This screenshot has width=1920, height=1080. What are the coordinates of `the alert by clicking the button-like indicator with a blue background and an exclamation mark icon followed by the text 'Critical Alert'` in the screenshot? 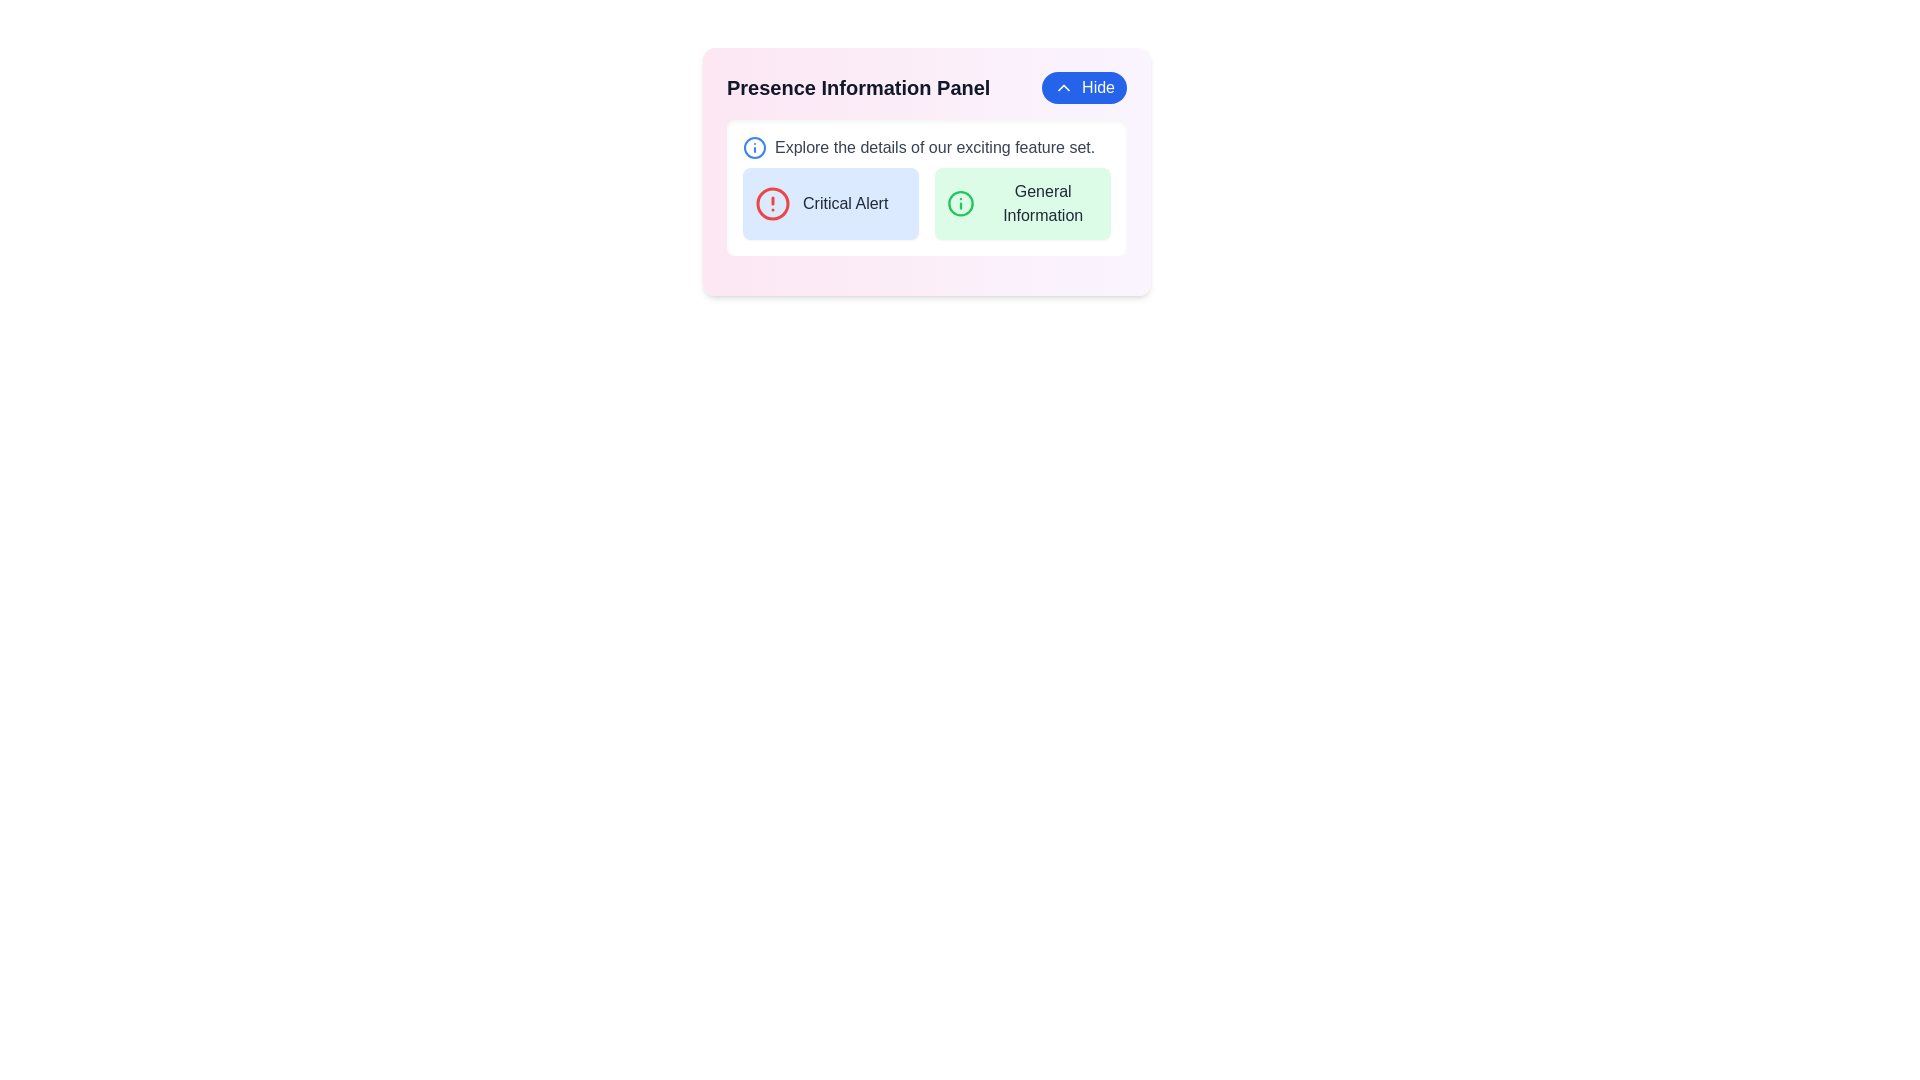 It's located at (830, 204).